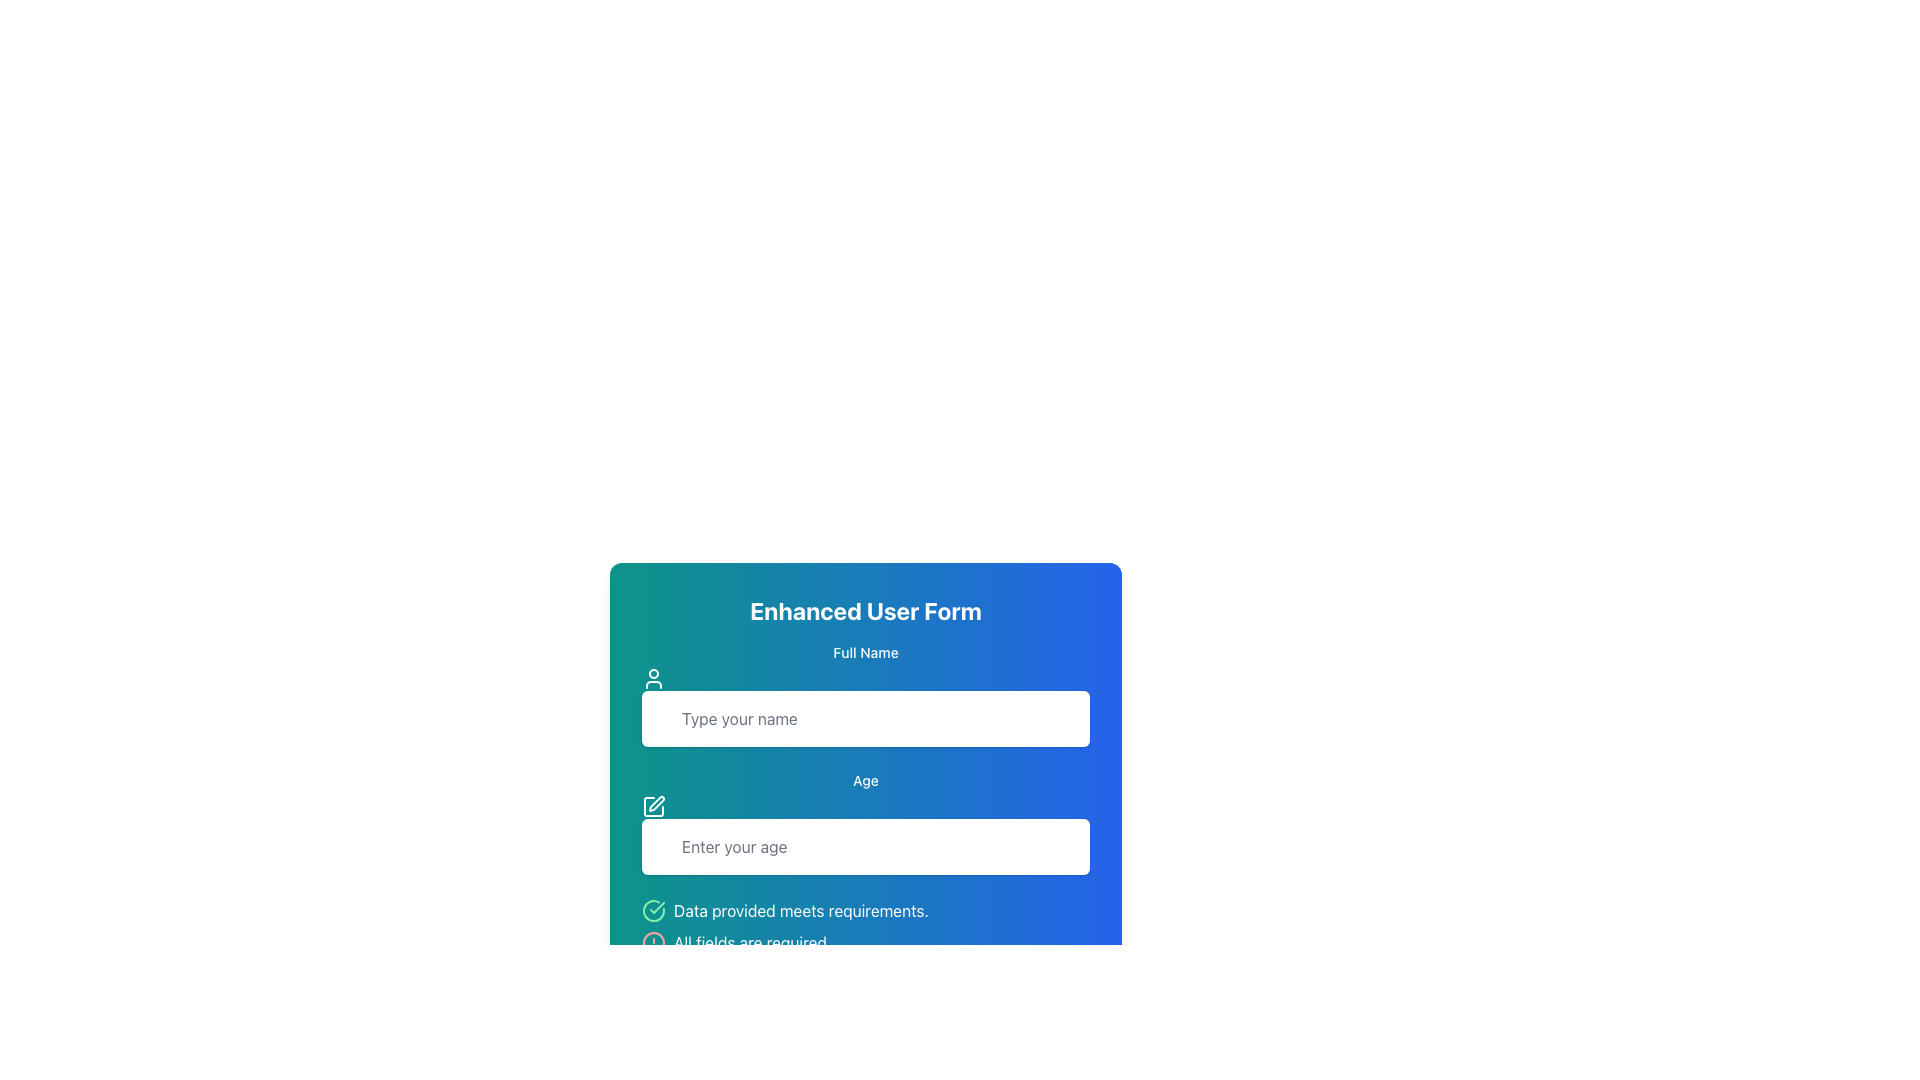  Describe the element at coordinates (865, 926) in the screenshot. I see `the informational text element that confirms data requirements and indicates all fields are required, located at the bottom of the form` at that location.